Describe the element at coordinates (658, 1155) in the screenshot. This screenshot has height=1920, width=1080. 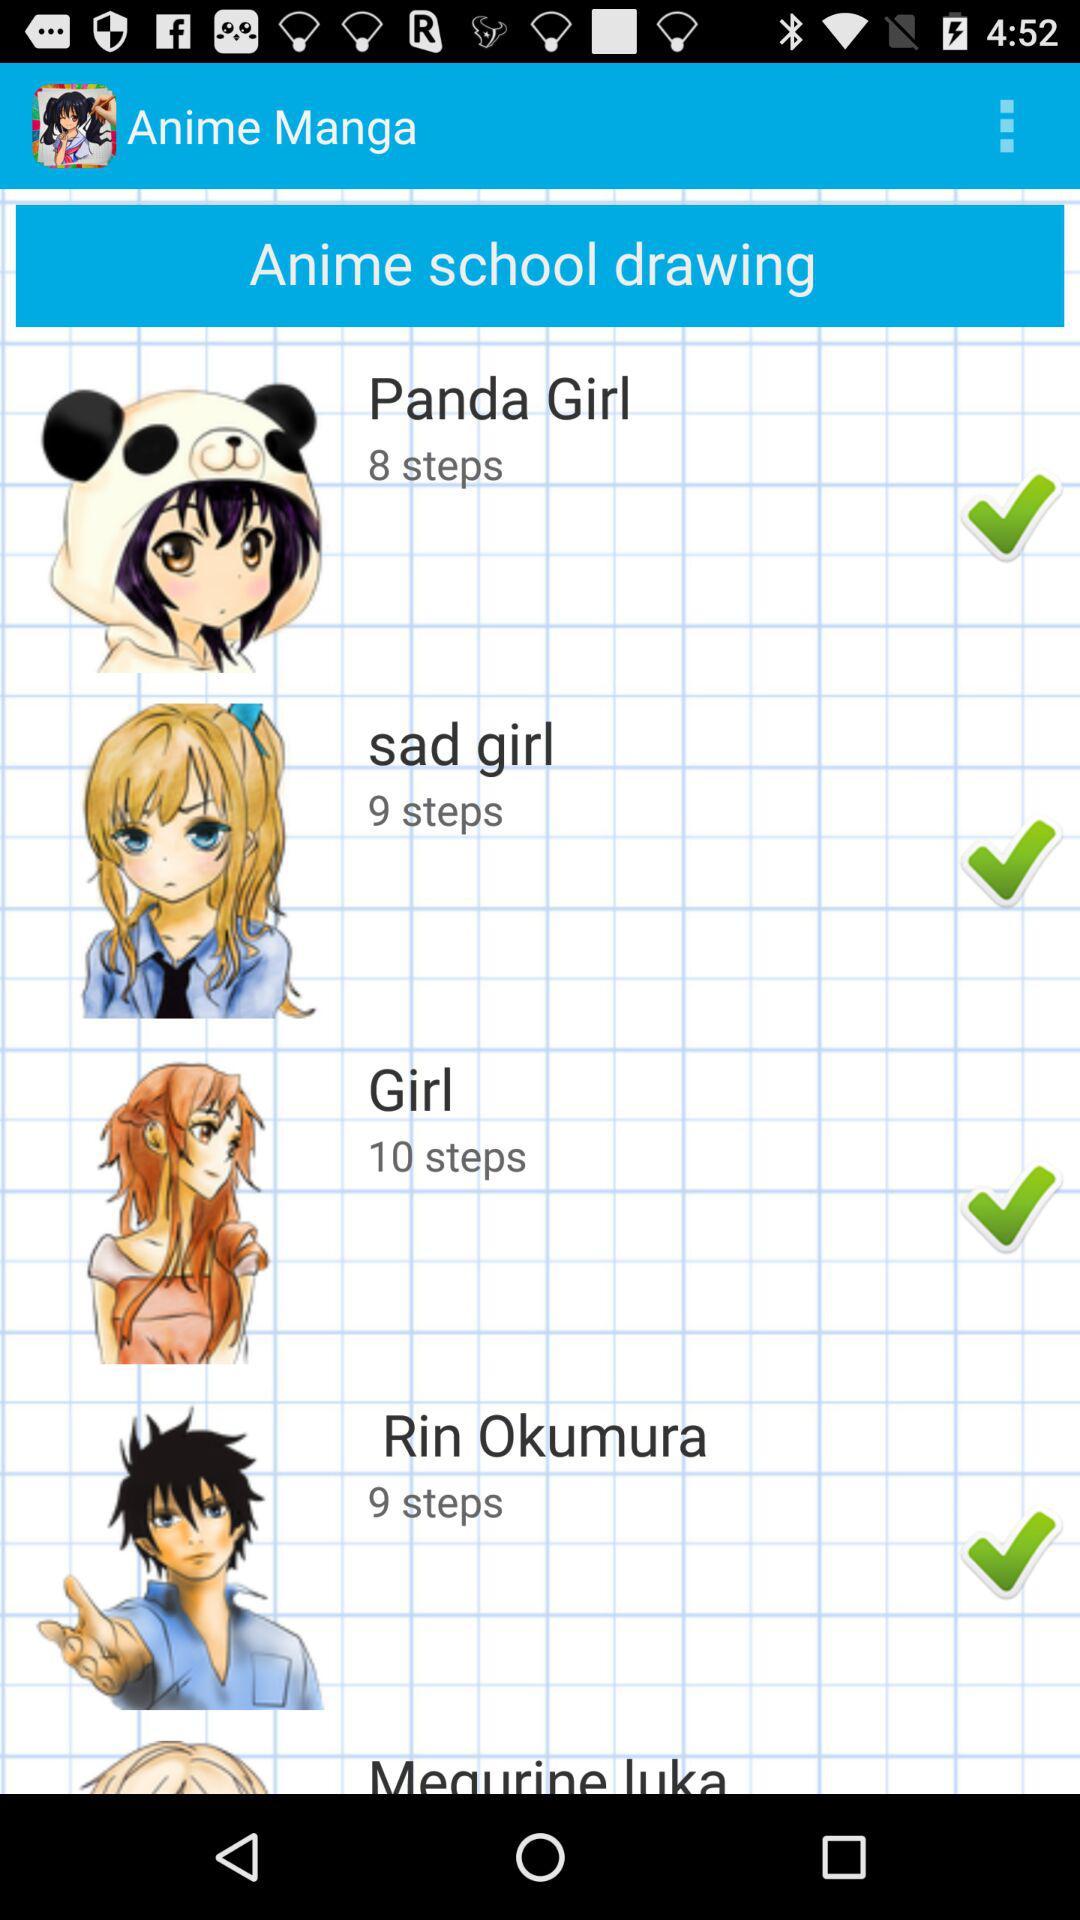
I see `the app below the girl` at that location.